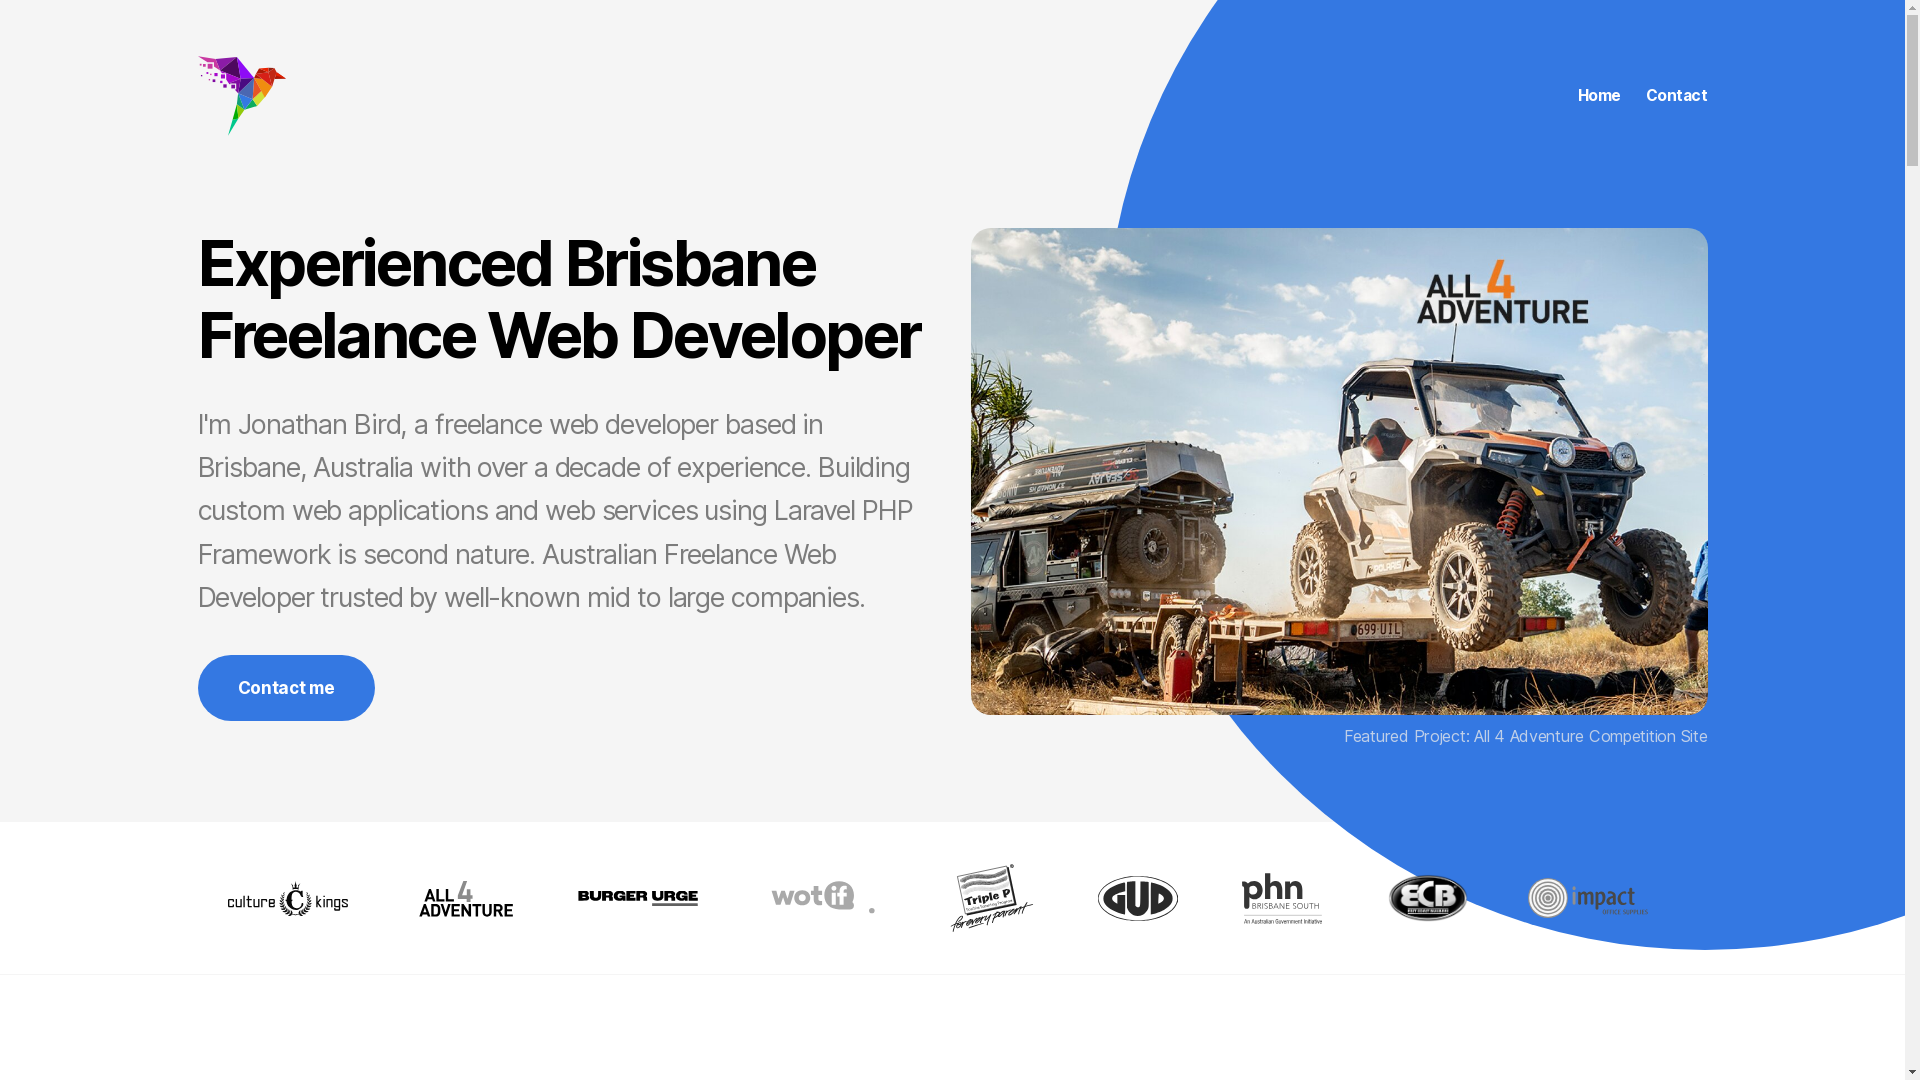 This screenshot has height=1080, width=1920. Describe the element at coordinates (1676, 96) in the screenshot. I see `'Contact'` at that location.